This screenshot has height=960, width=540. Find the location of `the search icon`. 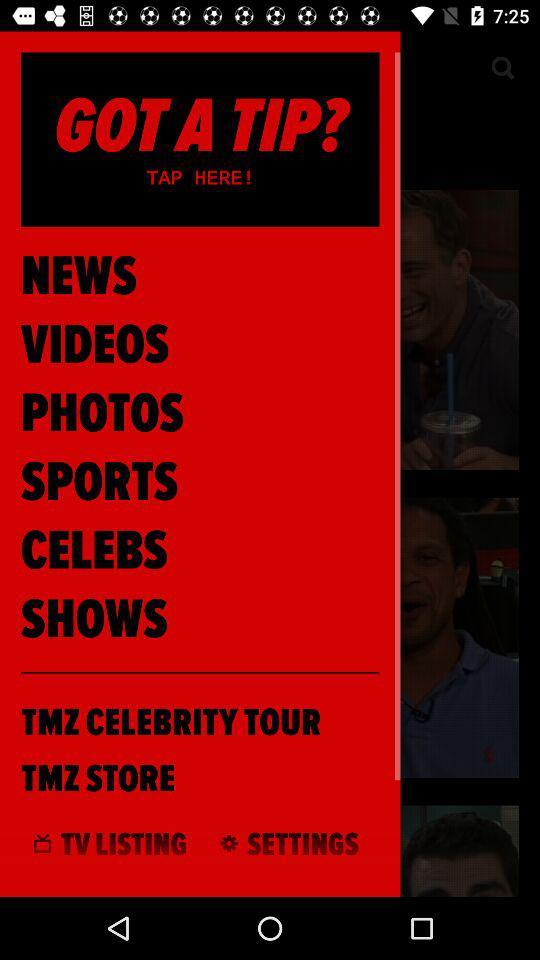

the search icon is located at coordinates (501, 68).